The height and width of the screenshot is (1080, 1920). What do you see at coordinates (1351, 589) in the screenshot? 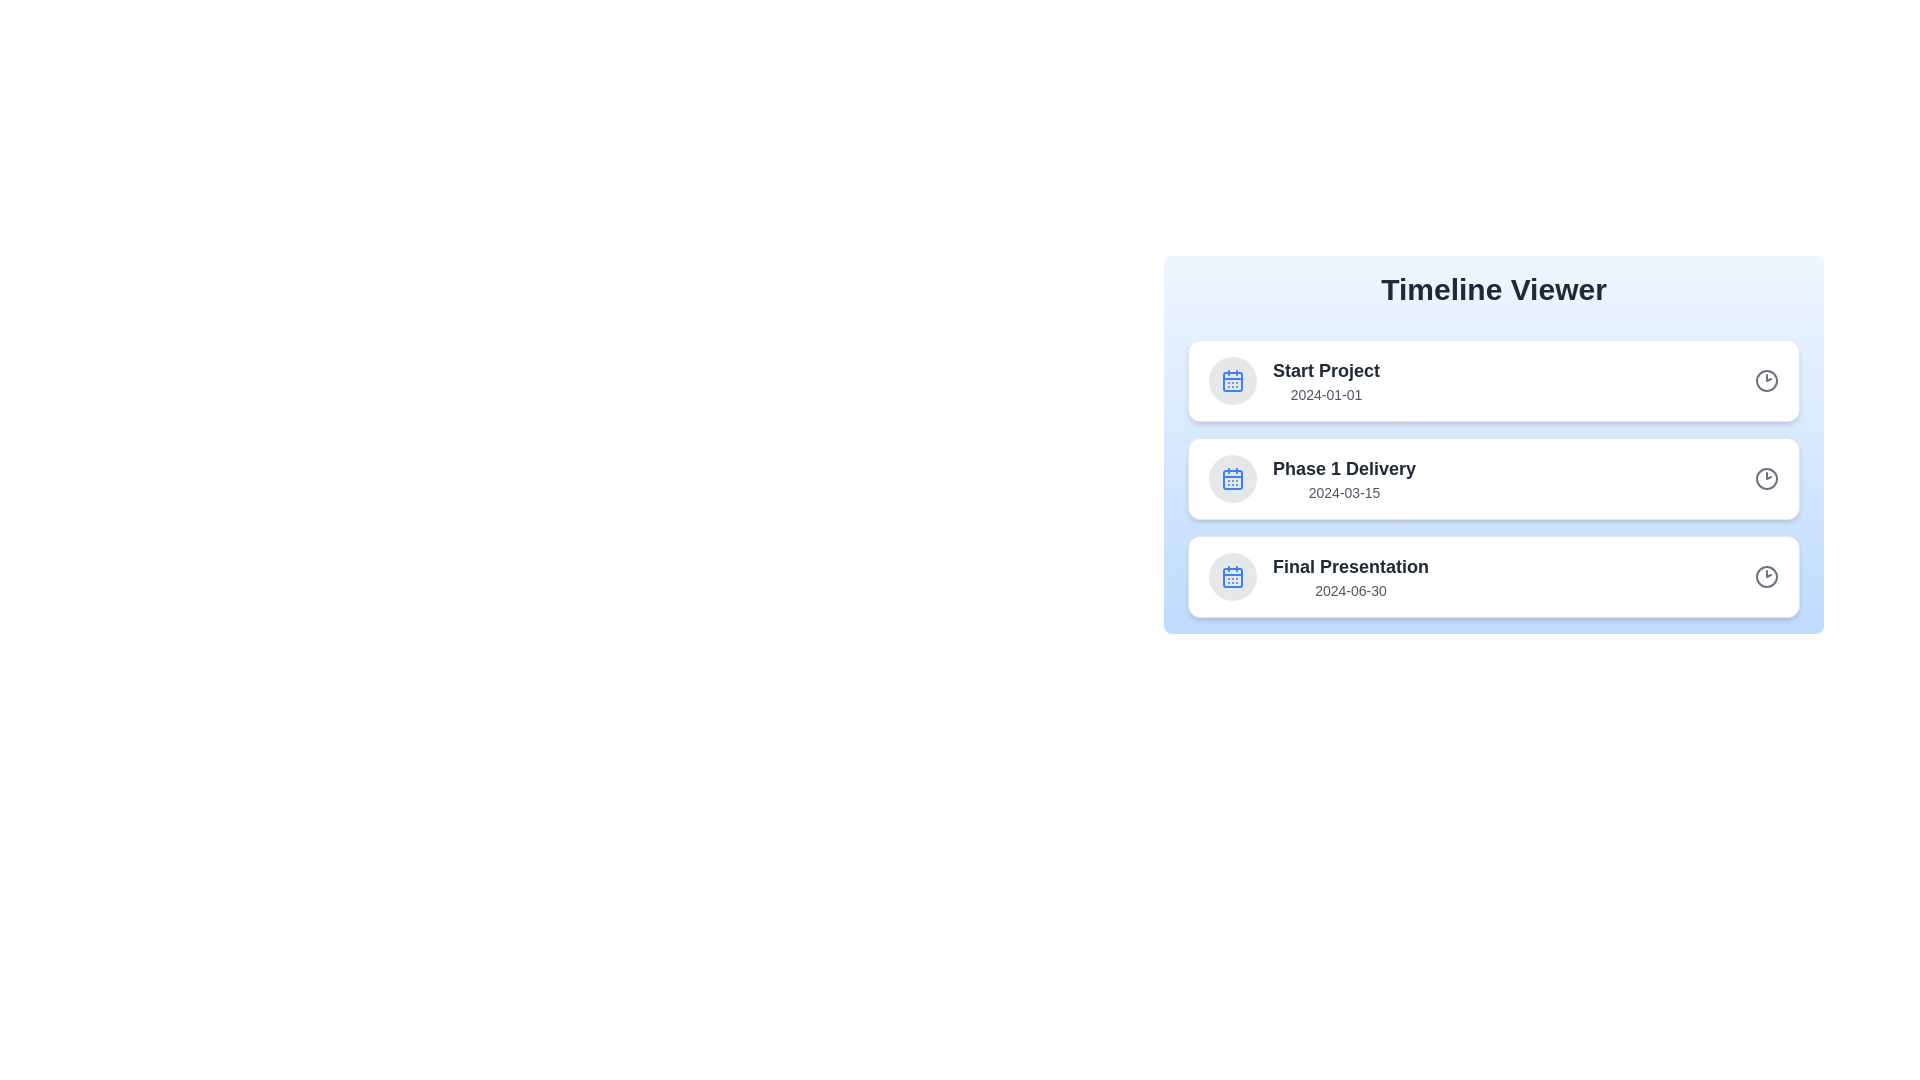
I see `the date indicator text label located below the 'Final Presentation' text in the 'Timeline Viewer' section` at bounding box center [1351, 589].